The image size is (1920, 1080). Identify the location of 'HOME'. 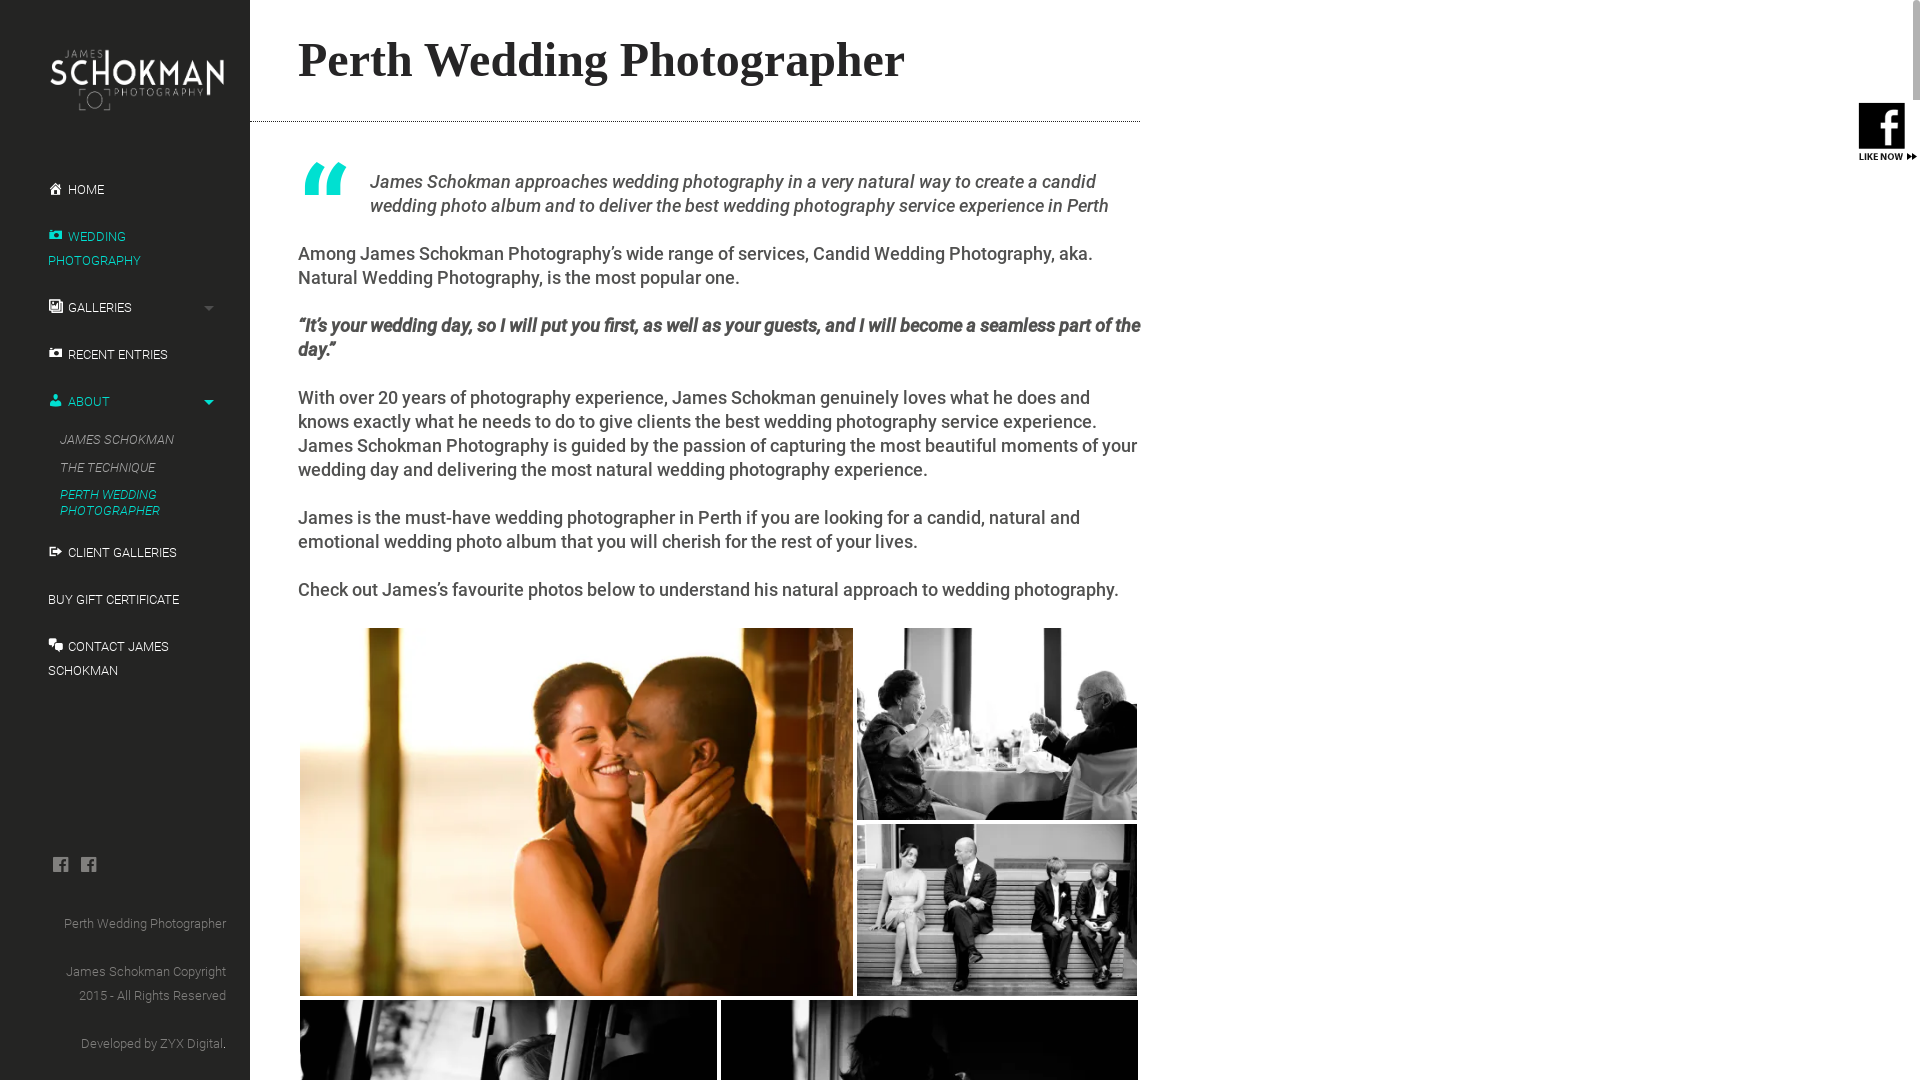
(123, 189).